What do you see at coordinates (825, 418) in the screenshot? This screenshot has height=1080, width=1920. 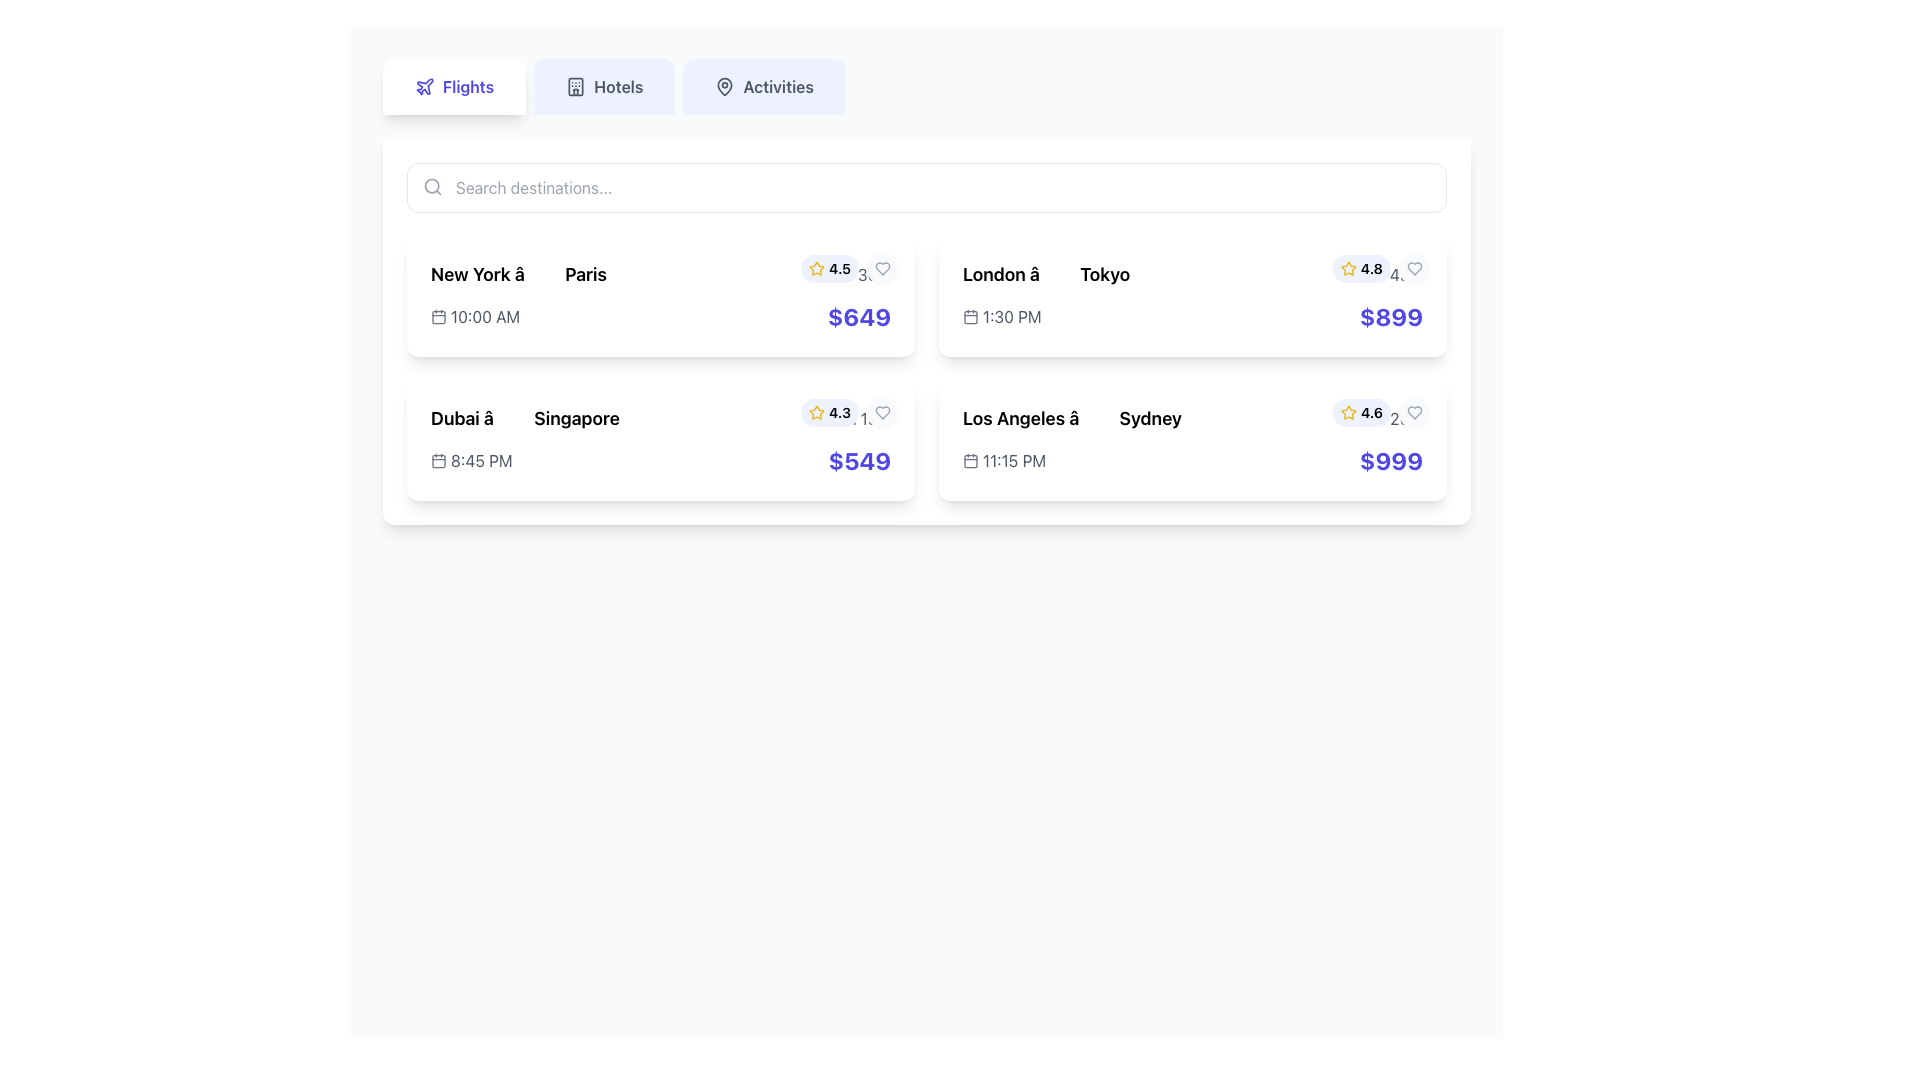 I see `the small circular gray clock icon located next to the duration text '6h 15m' within the flight information component for the Dubai to Singapore route` at bounding box center [825, 418].